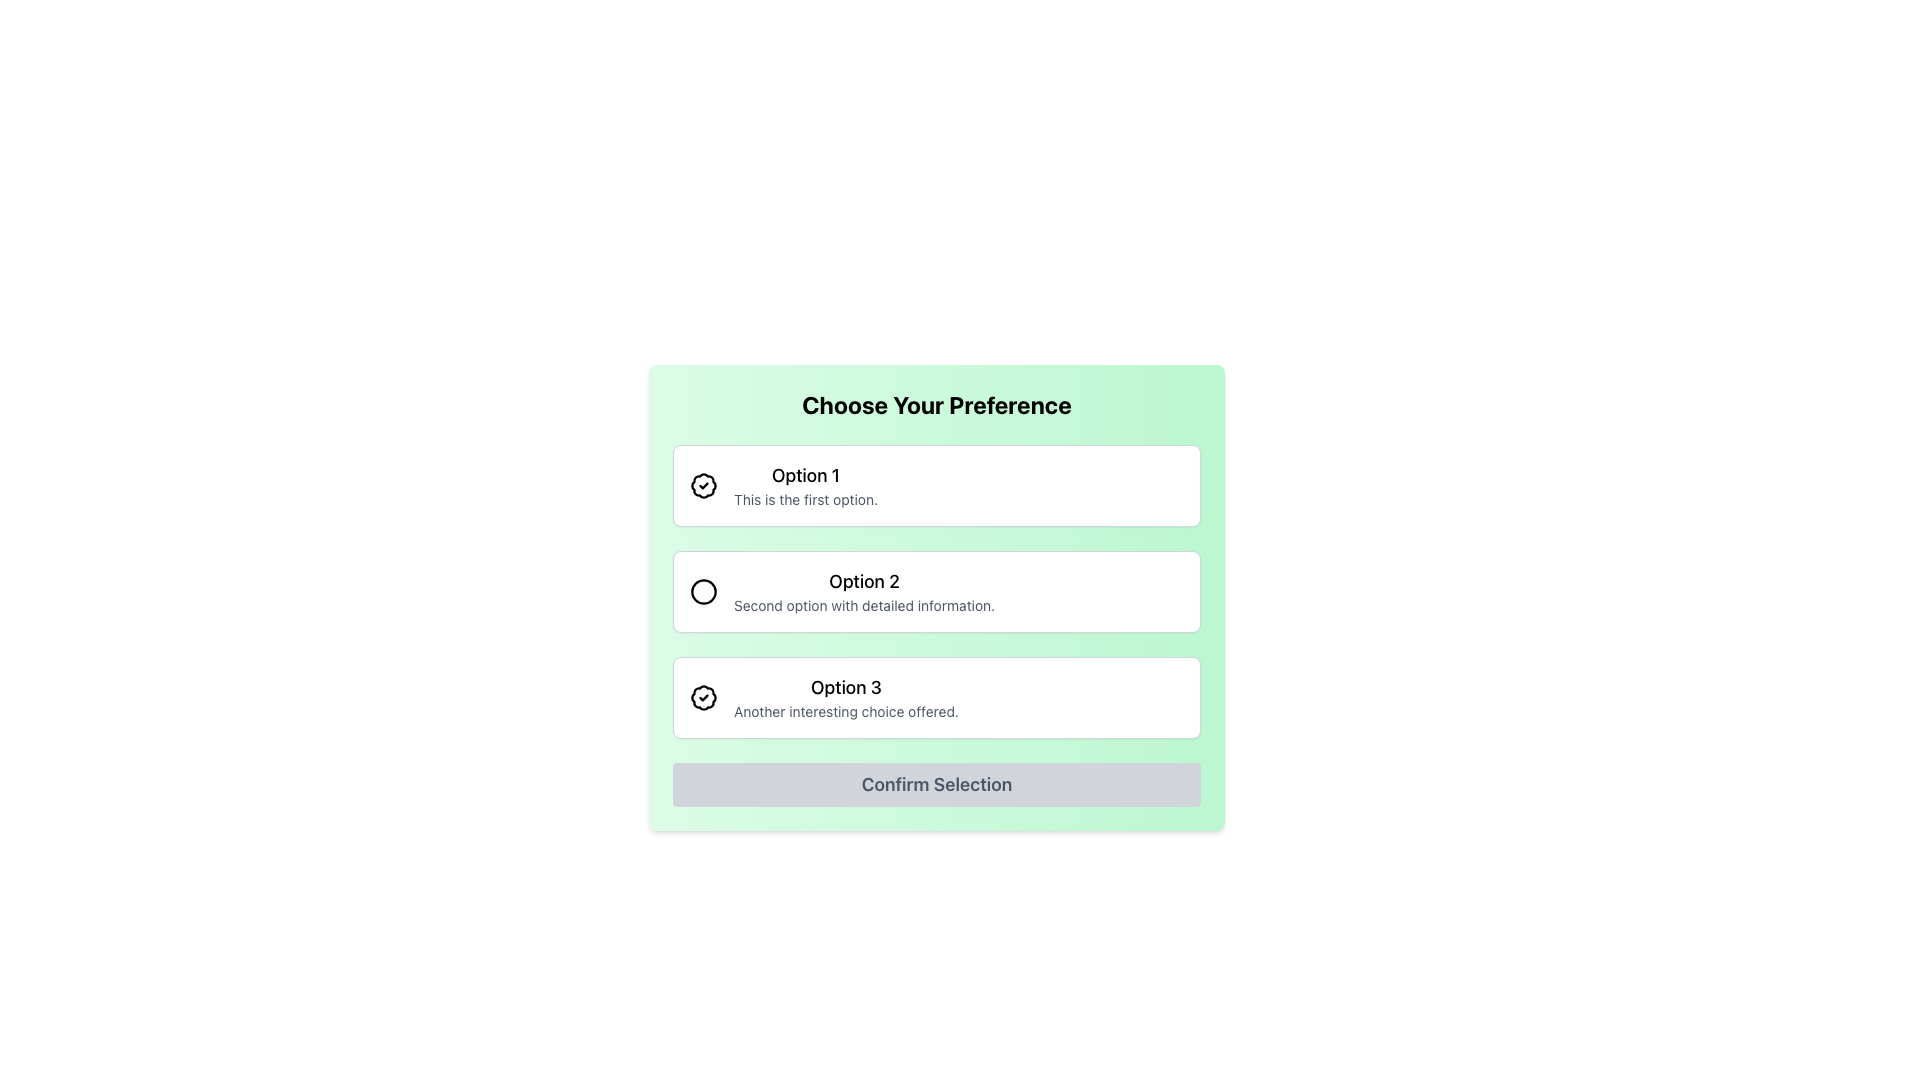 This screenshot has height=1080, width=1920. Describe the element at coordinates (704, 590) in the screenshot. I see `the circular outline icon representing 'Option 2' located to the left of the text in the second selection box` at that location.